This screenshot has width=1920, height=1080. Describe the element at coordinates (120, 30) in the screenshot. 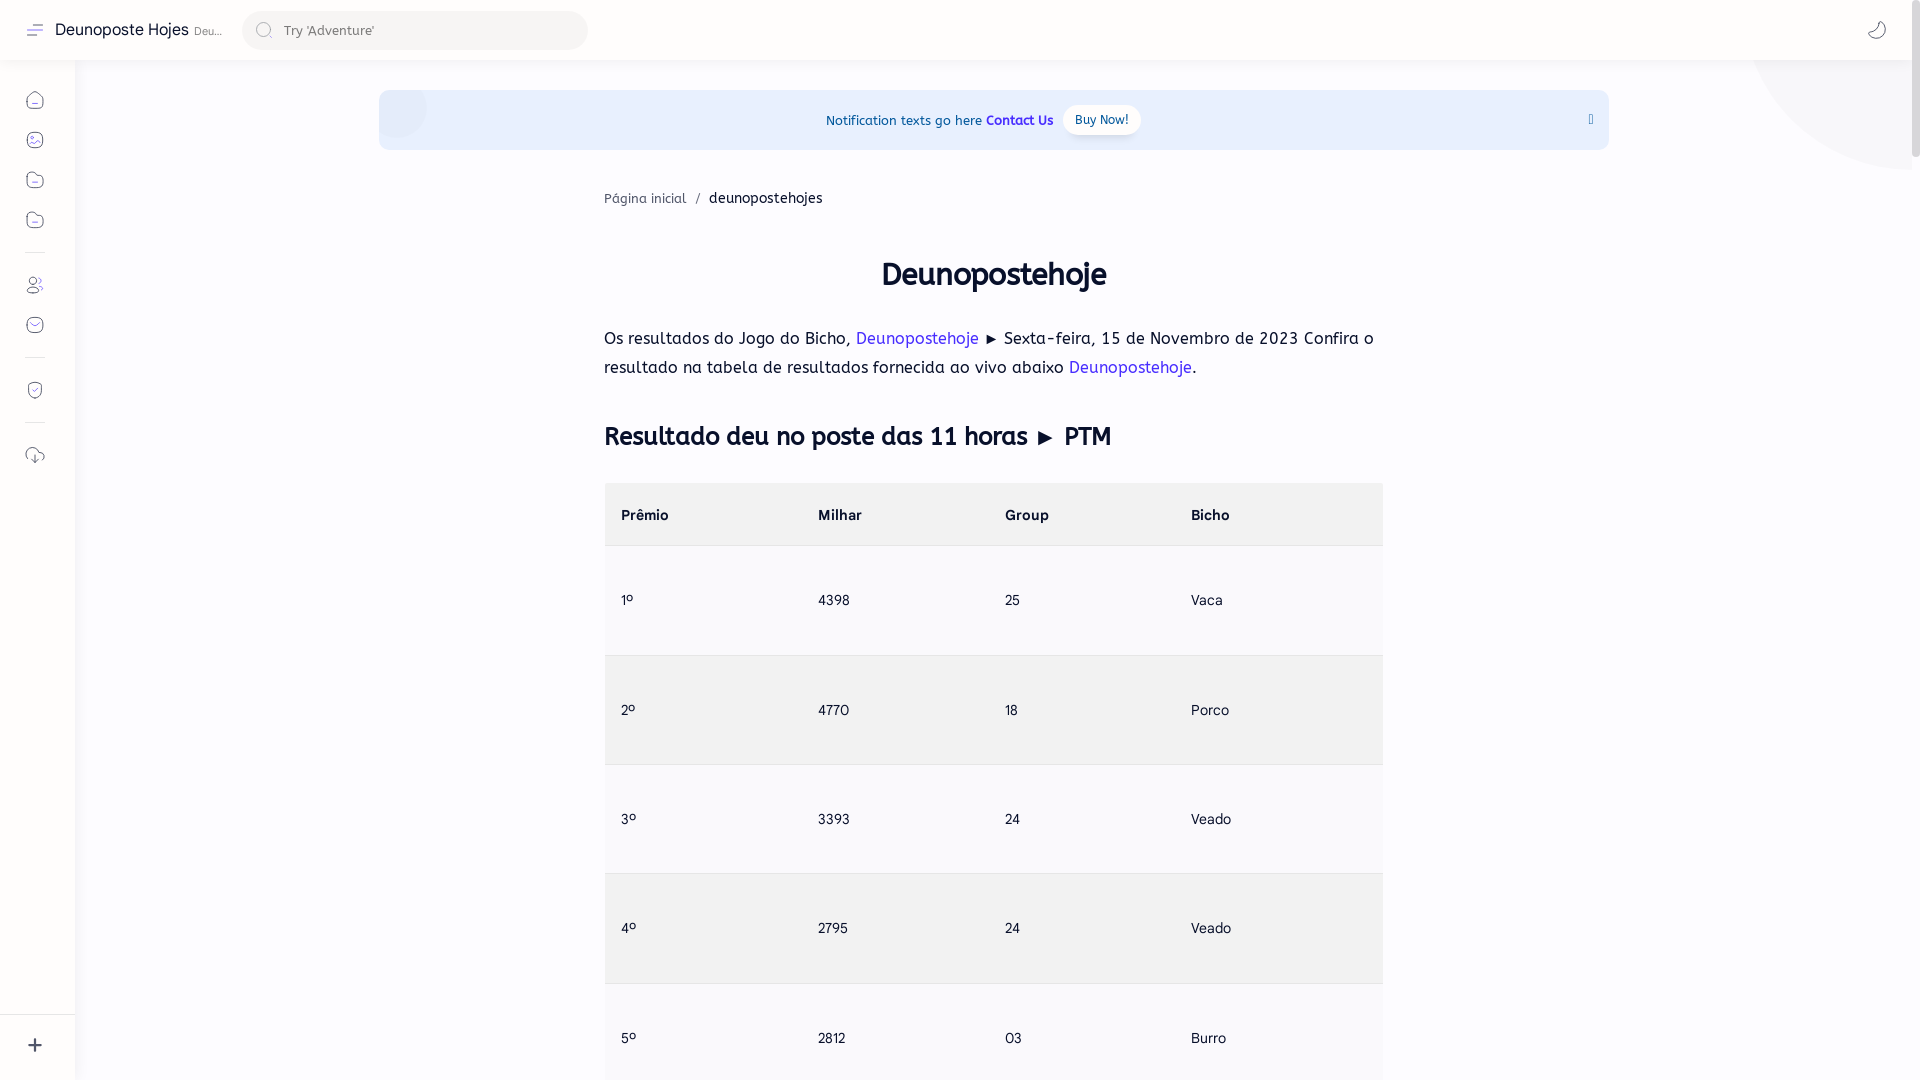

I see `'Deunoposte Hojes'` at that location.